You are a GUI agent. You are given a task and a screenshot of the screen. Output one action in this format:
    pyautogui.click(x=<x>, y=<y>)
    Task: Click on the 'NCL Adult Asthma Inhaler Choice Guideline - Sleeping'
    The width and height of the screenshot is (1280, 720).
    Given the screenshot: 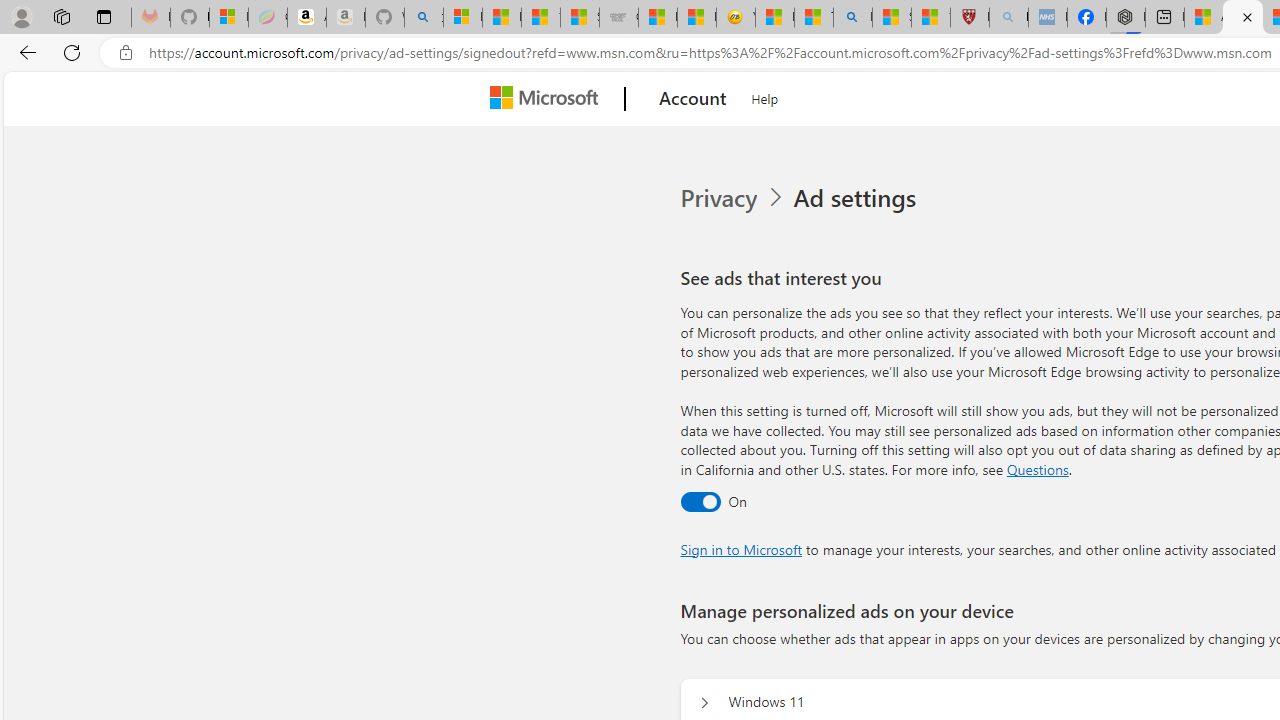 What is the action you would take?
    pyautogui.click(x=1047, y=17)
    